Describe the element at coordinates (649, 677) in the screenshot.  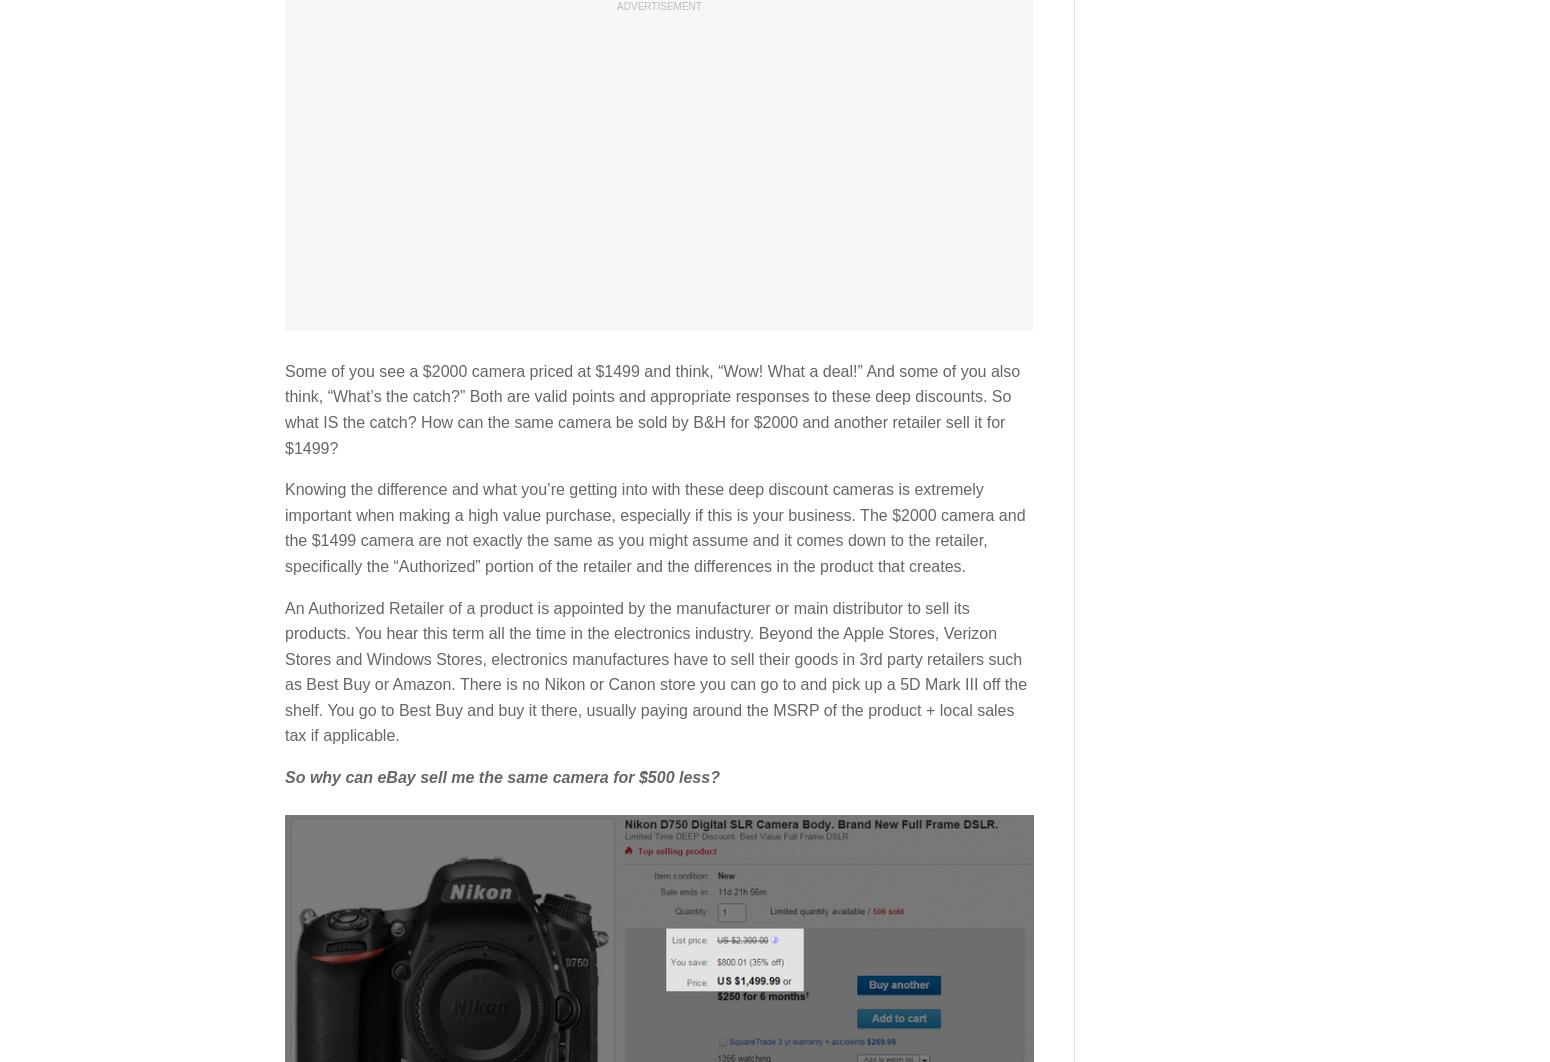
I see `'Most of my gear are from gray market and never had a bad copy. Most of the time, the problems I experienced with those kind of products are photocopied manuals, manuals with different language, & weird plugs for the charger. Never got a box with missing batteries, cords, and other accessories.'` at that location.